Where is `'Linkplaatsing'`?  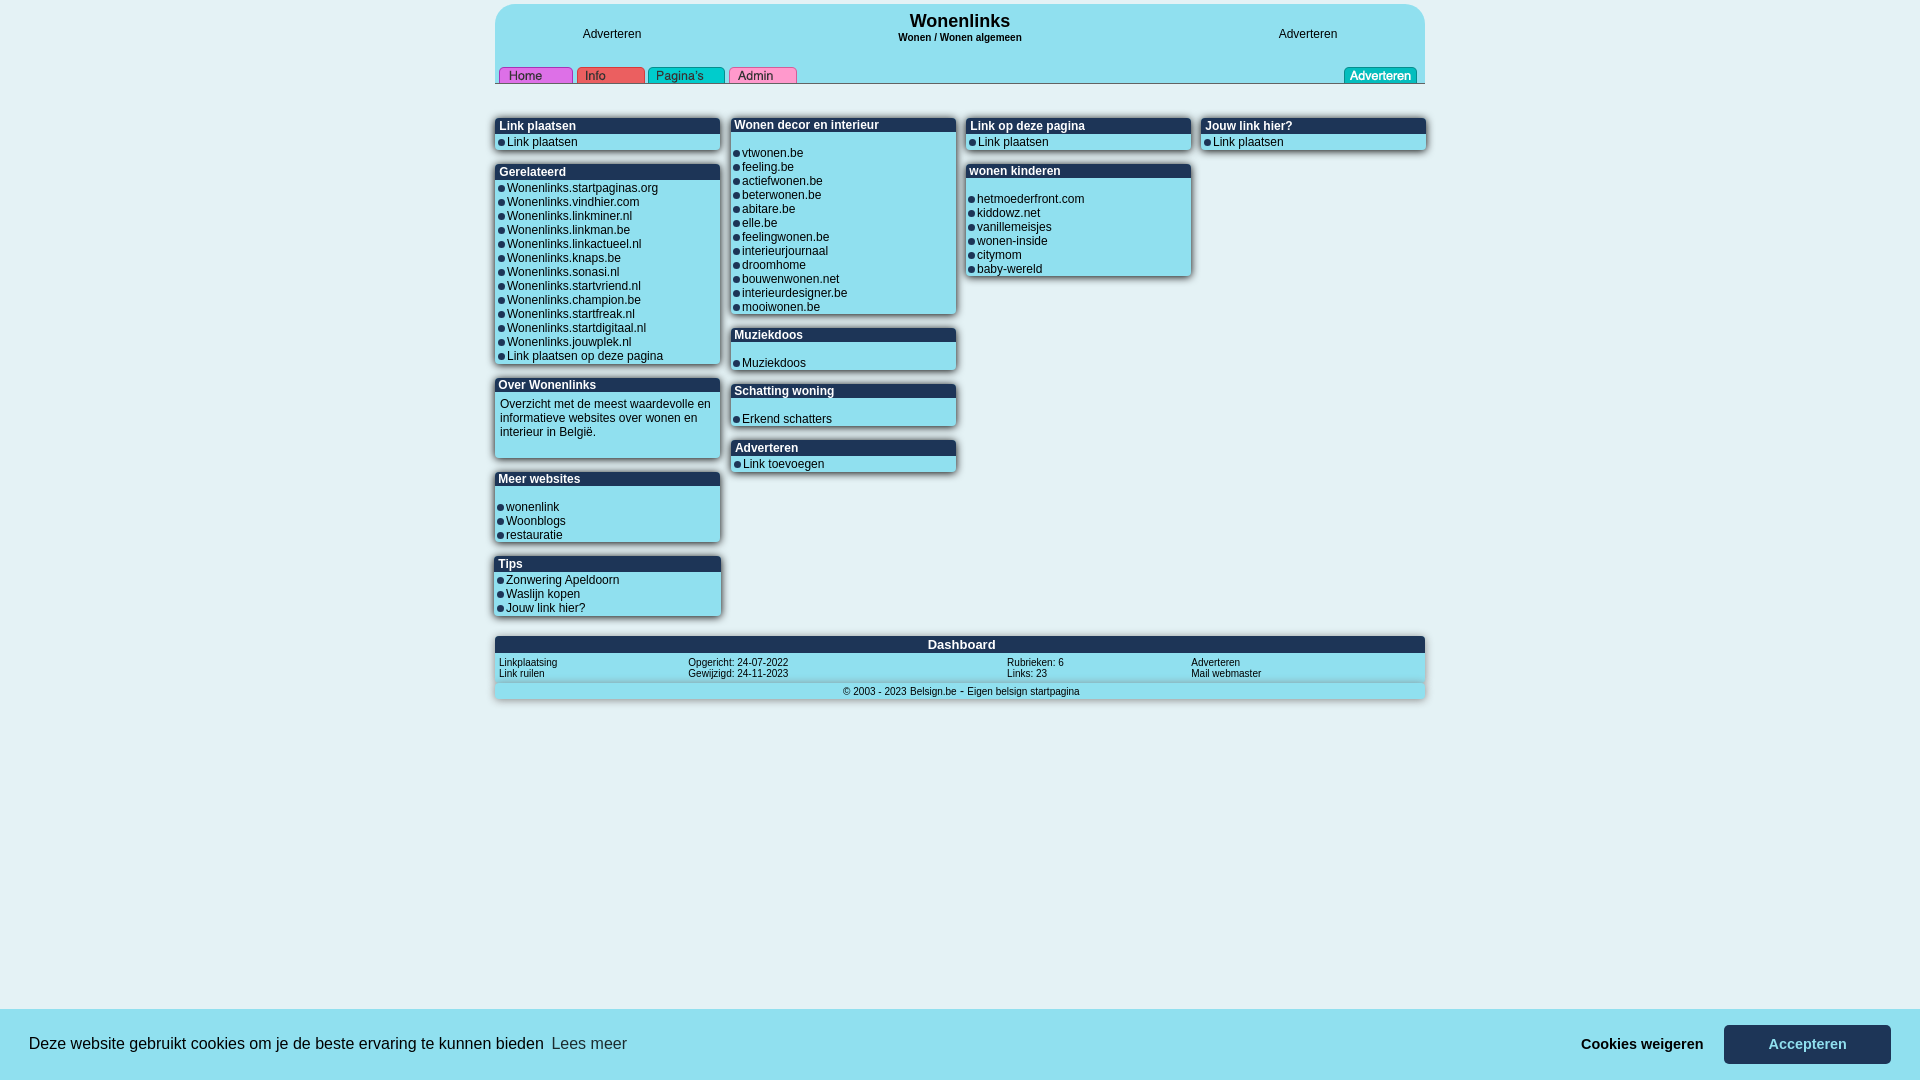
'Linkplaatsing' is located at coordinates (528, 662).